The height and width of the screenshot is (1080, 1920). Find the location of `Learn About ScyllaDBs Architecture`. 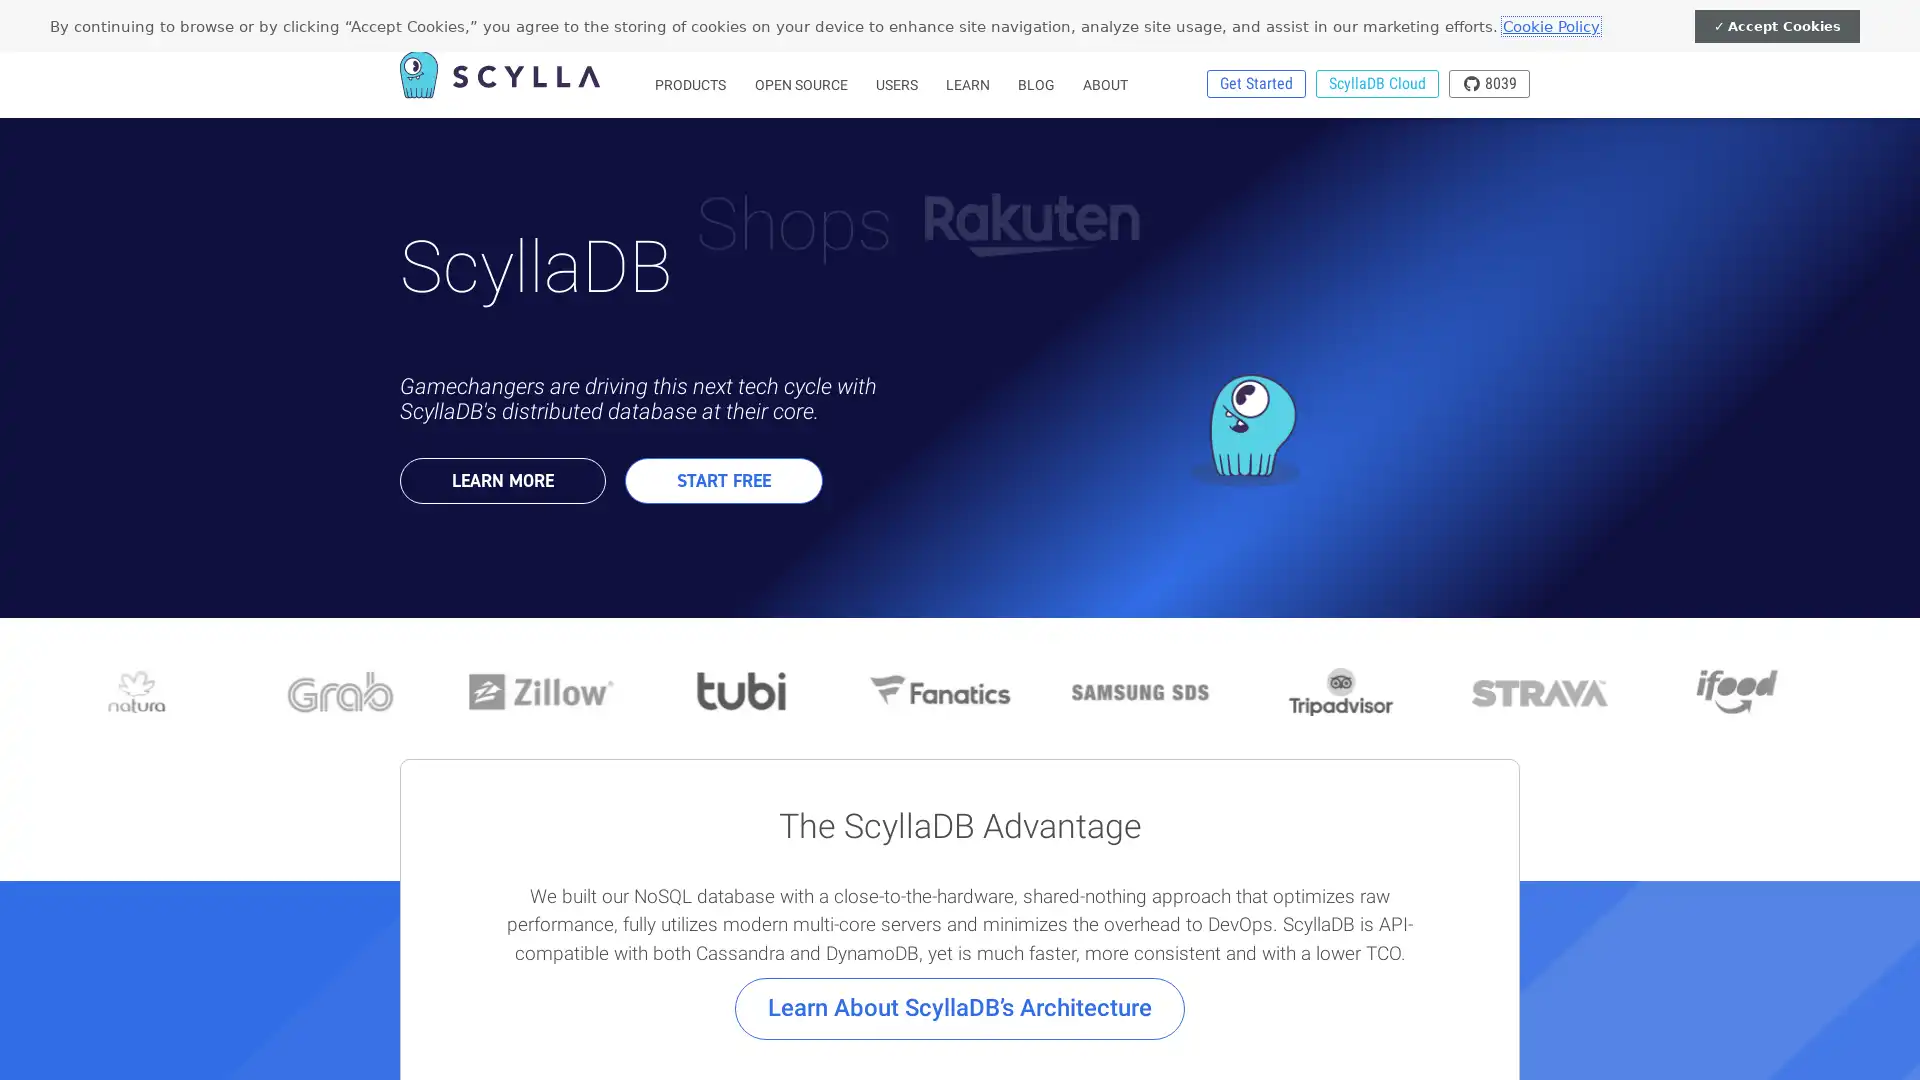

Learn About ScyllaDBs Architecture is located at coordinates (960, 1009).